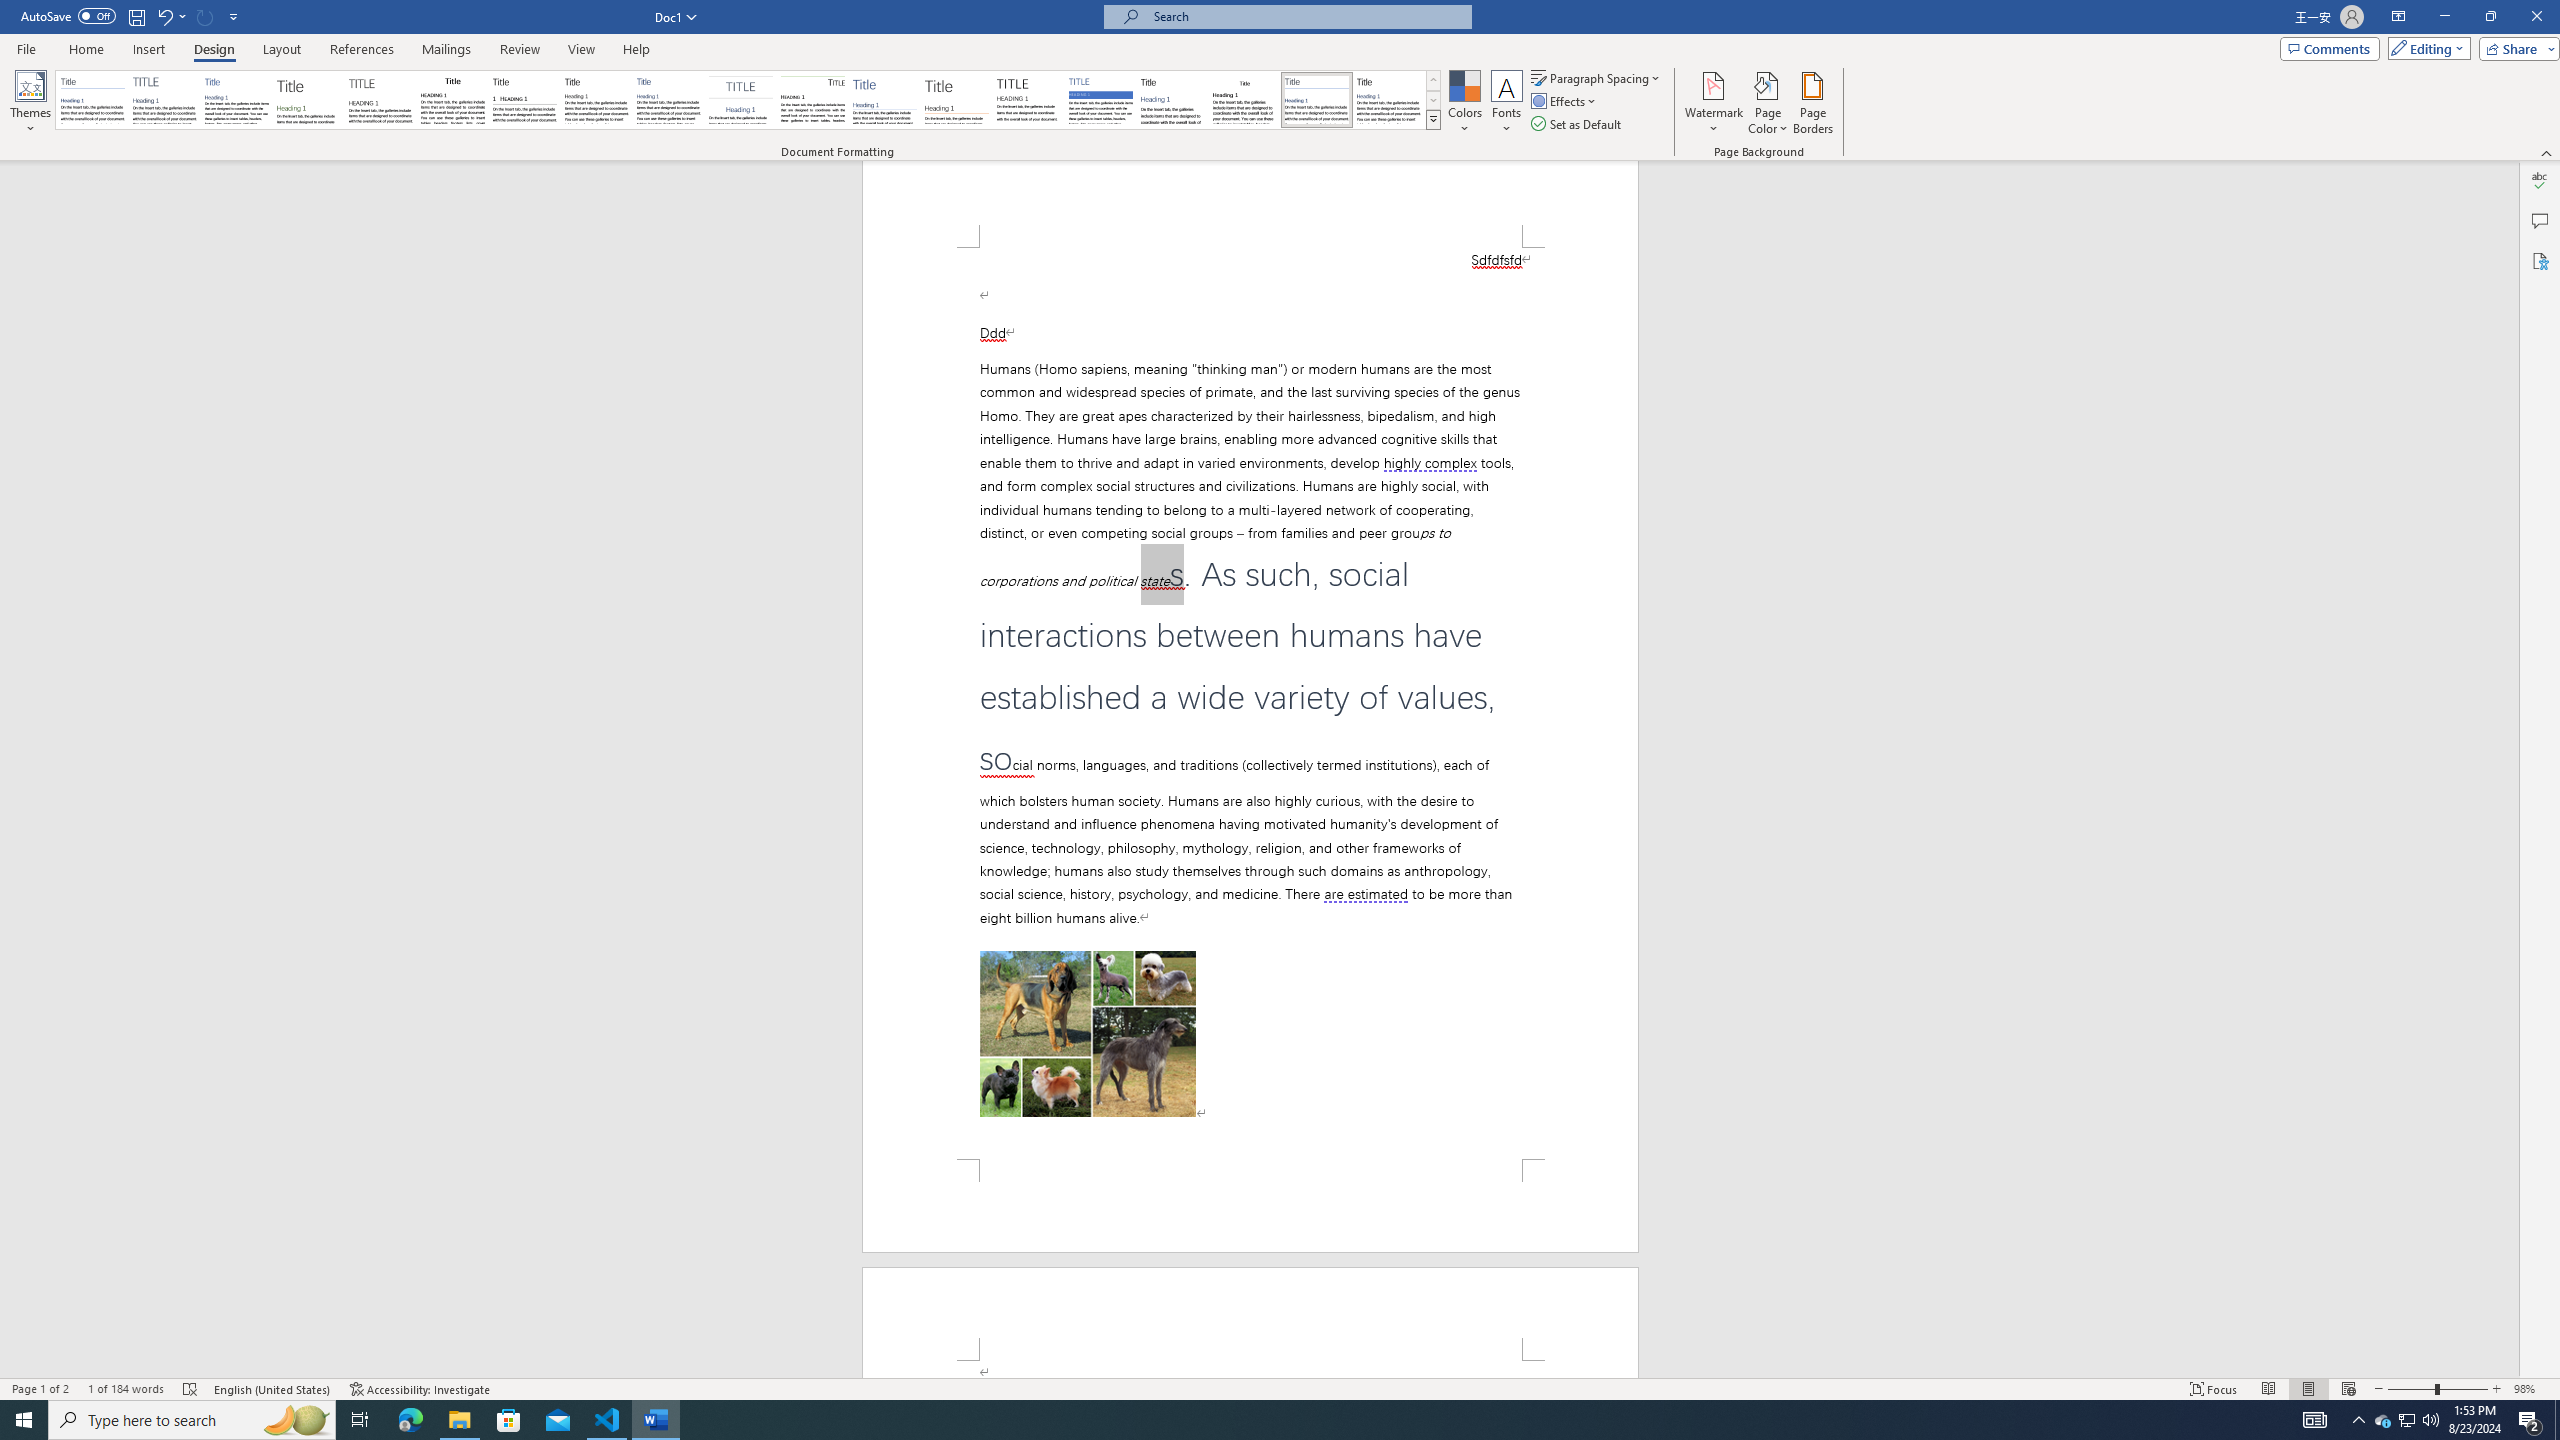 The width and height of the screenshot is (2560, 1440). What do you see at coordinates (40, 1389) in the screenshot?
I see `'Page Number Page 1 of 2'` at bounding box center [40, 1389].